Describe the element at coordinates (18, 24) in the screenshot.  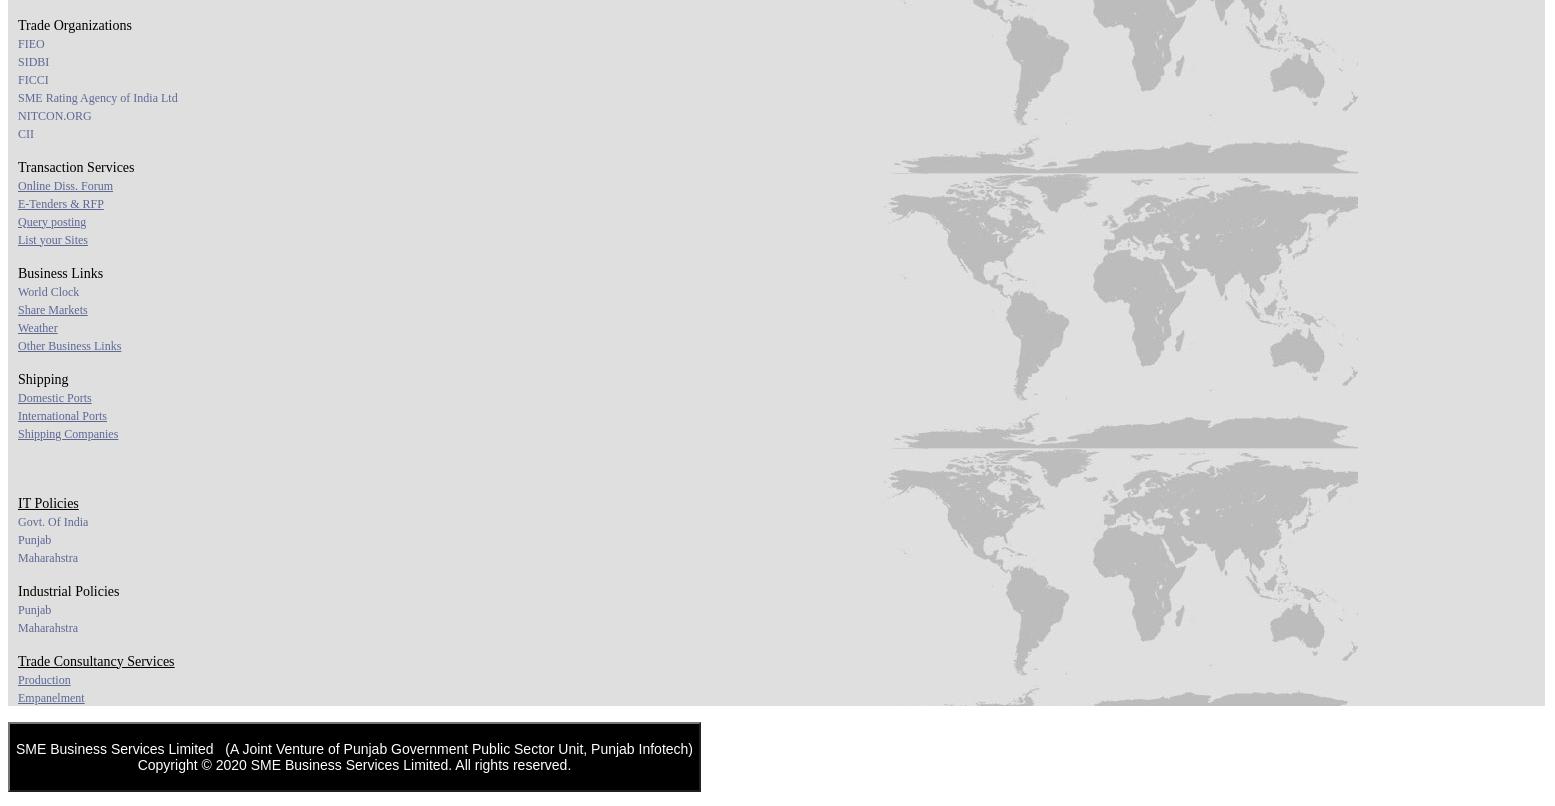
I see `'Trade Organizations'` at that location.